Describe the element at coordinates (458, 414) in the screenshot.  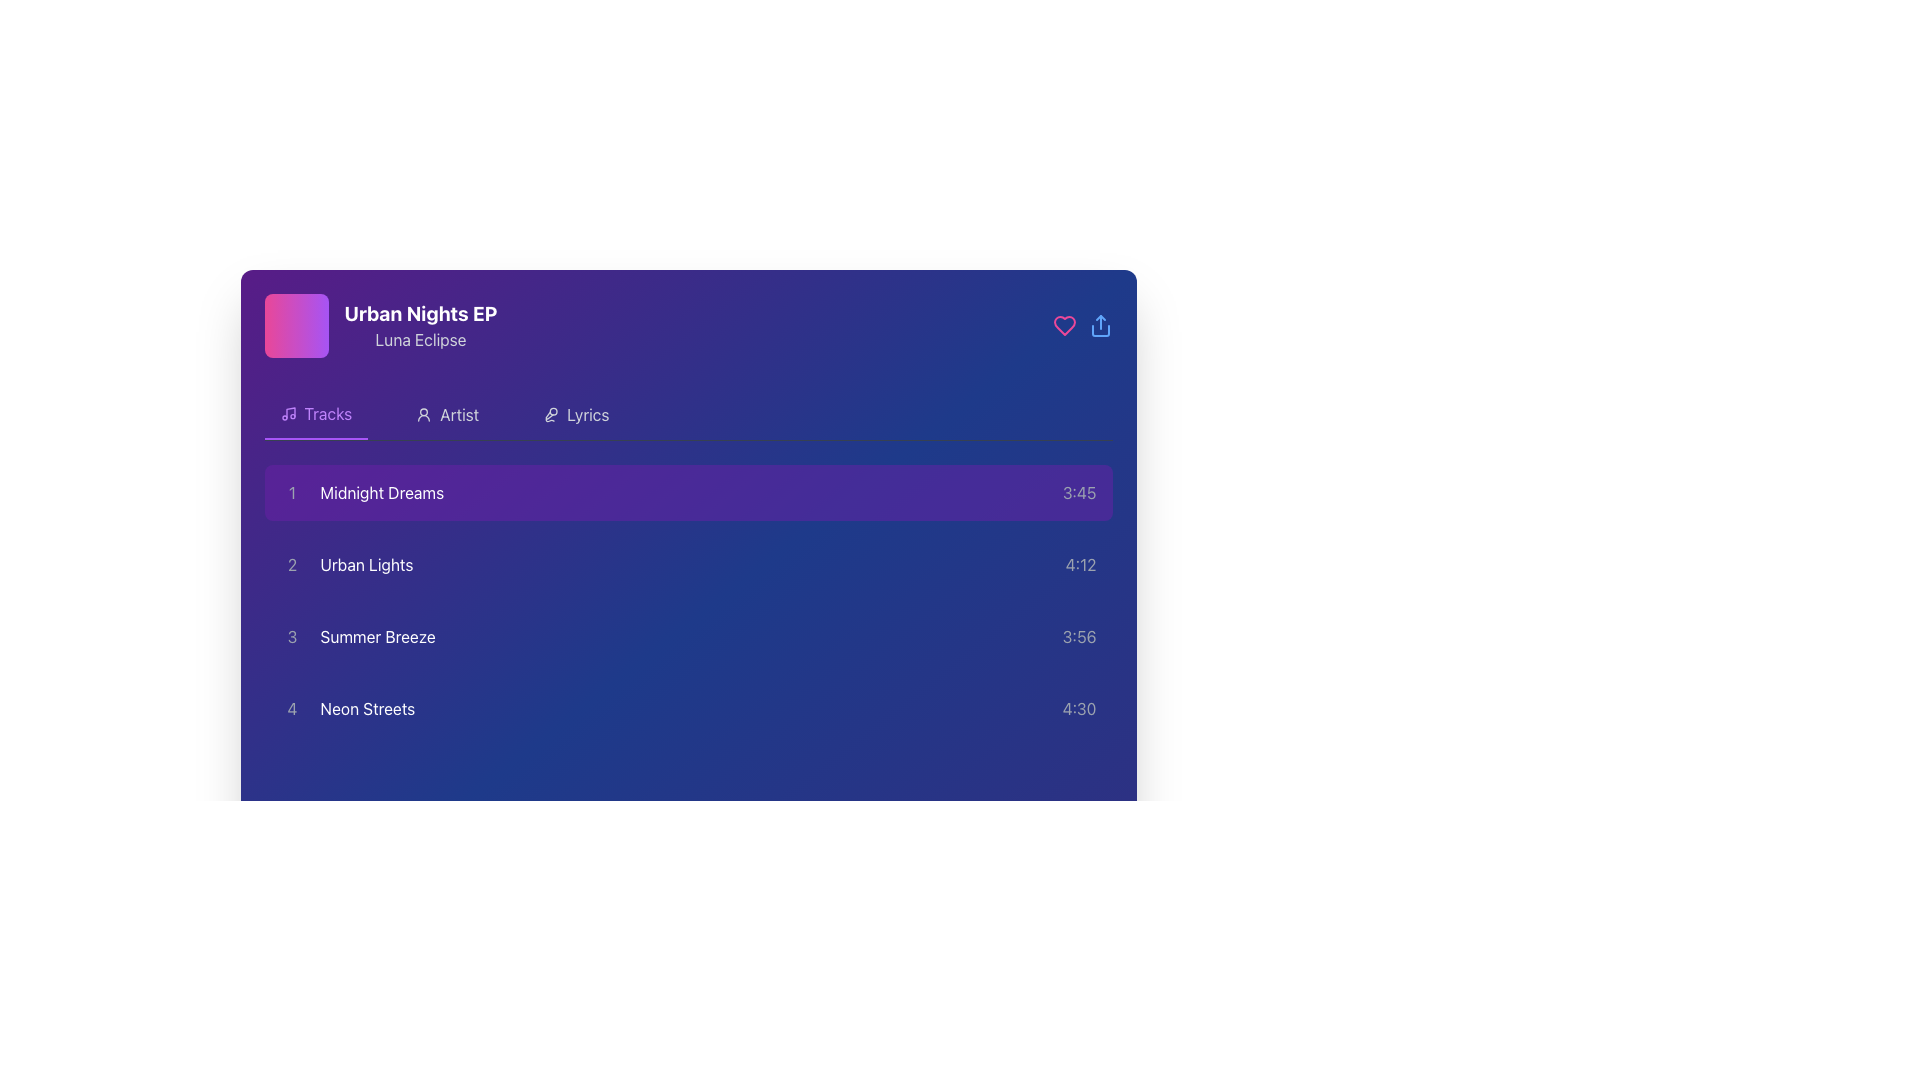
I see `the 'Artist' text label, which is the second item` at that location.